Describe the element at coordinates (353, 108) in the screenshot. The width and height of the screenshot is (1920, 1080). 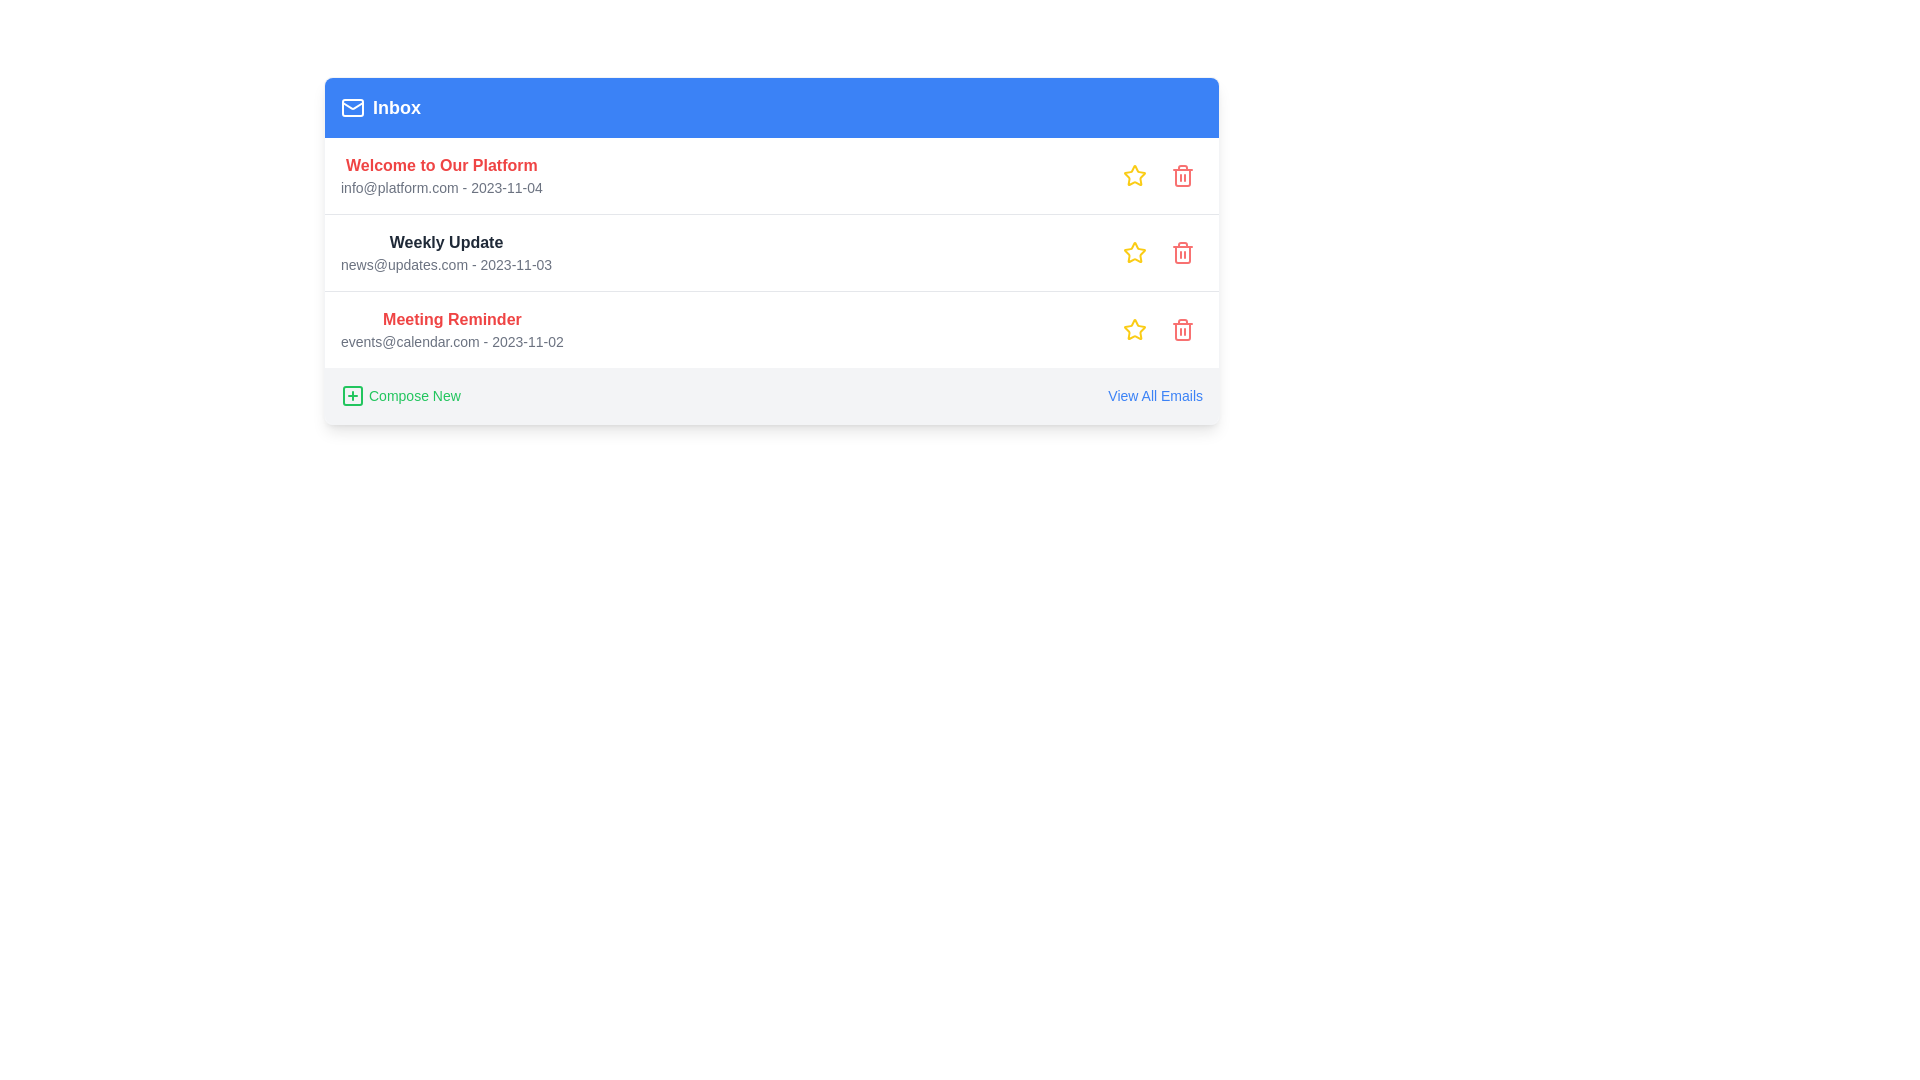
I see `the 'Inbox' icon located on the far left of the blue-colored header bar, which precedes the text label 'Inbox'` at that location.